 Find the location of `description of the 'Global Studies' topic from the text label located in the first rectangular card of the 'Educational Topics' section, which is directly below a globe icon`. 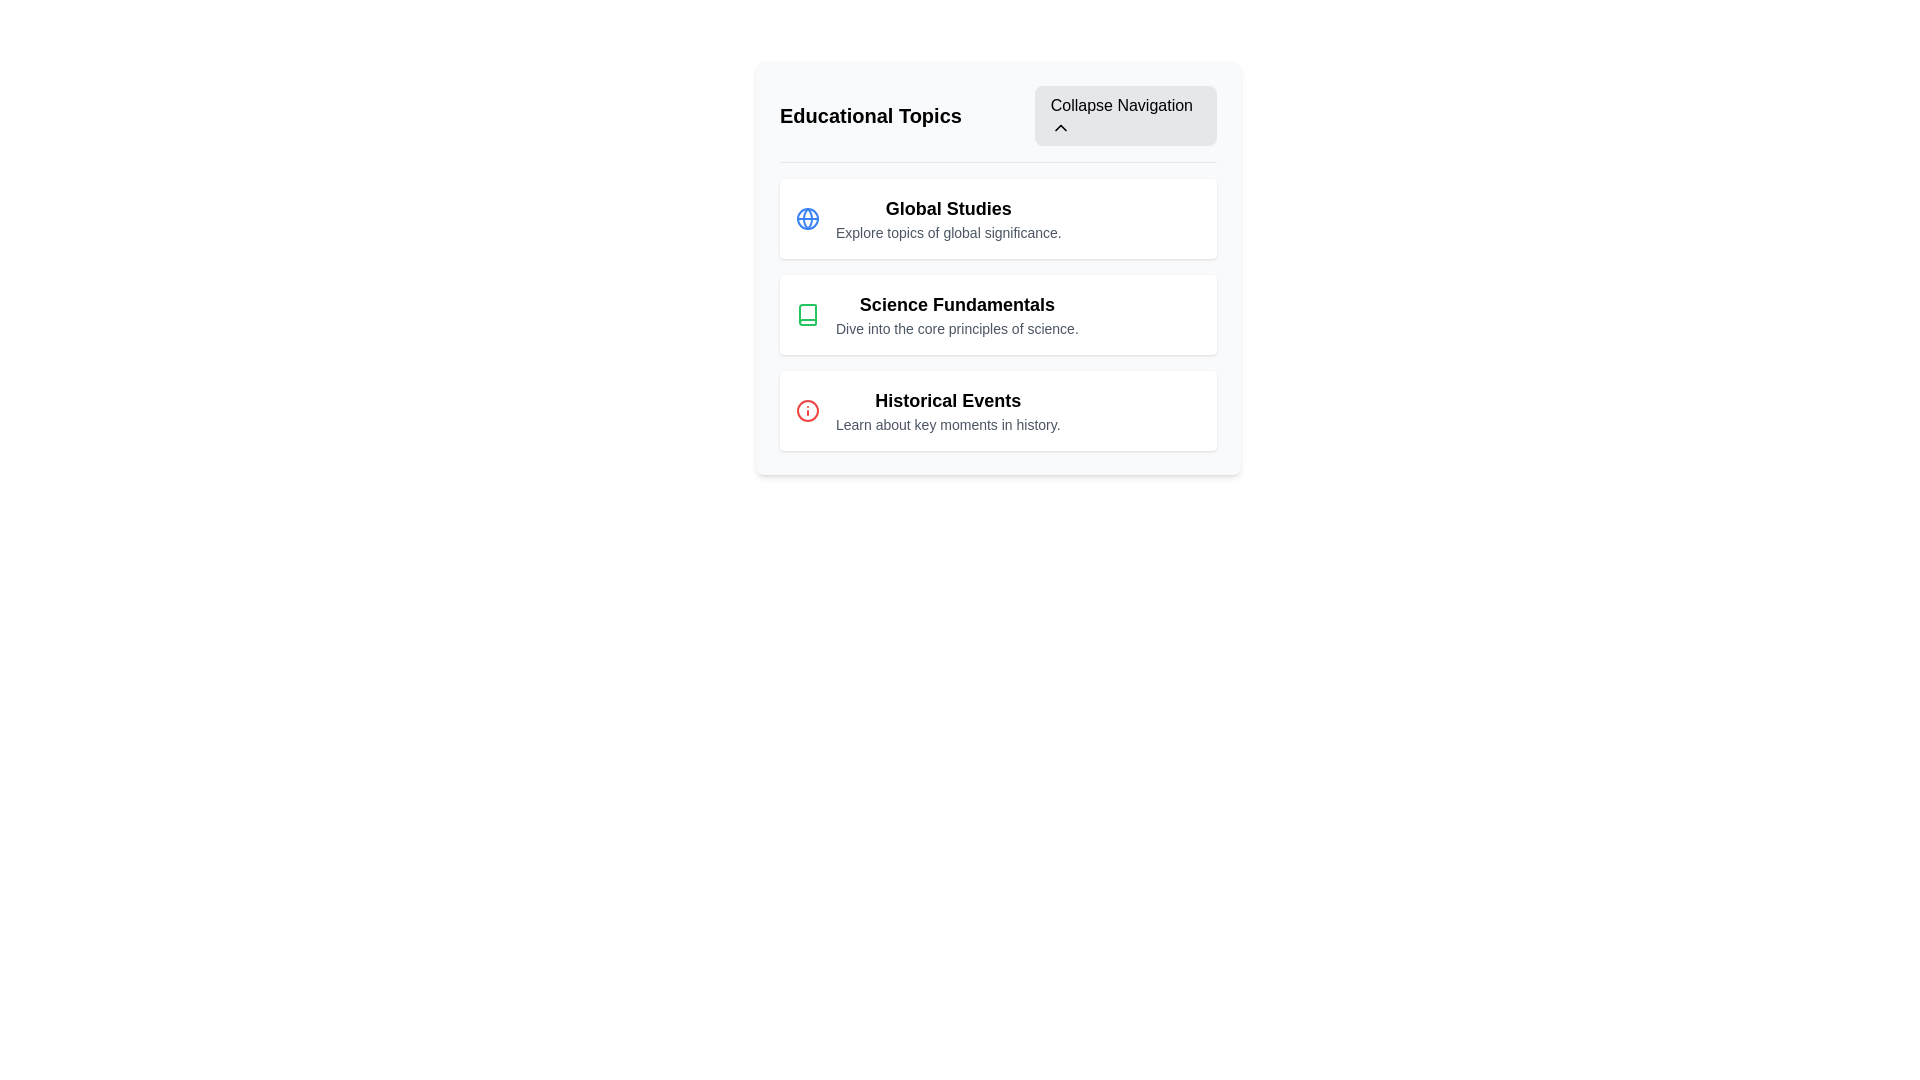

description of the 'Global Studies' topic from the text label located in the first rectangular card of the 'Educational Topics' section, which is directly below a globe icon is located at coordinates (947, 219).